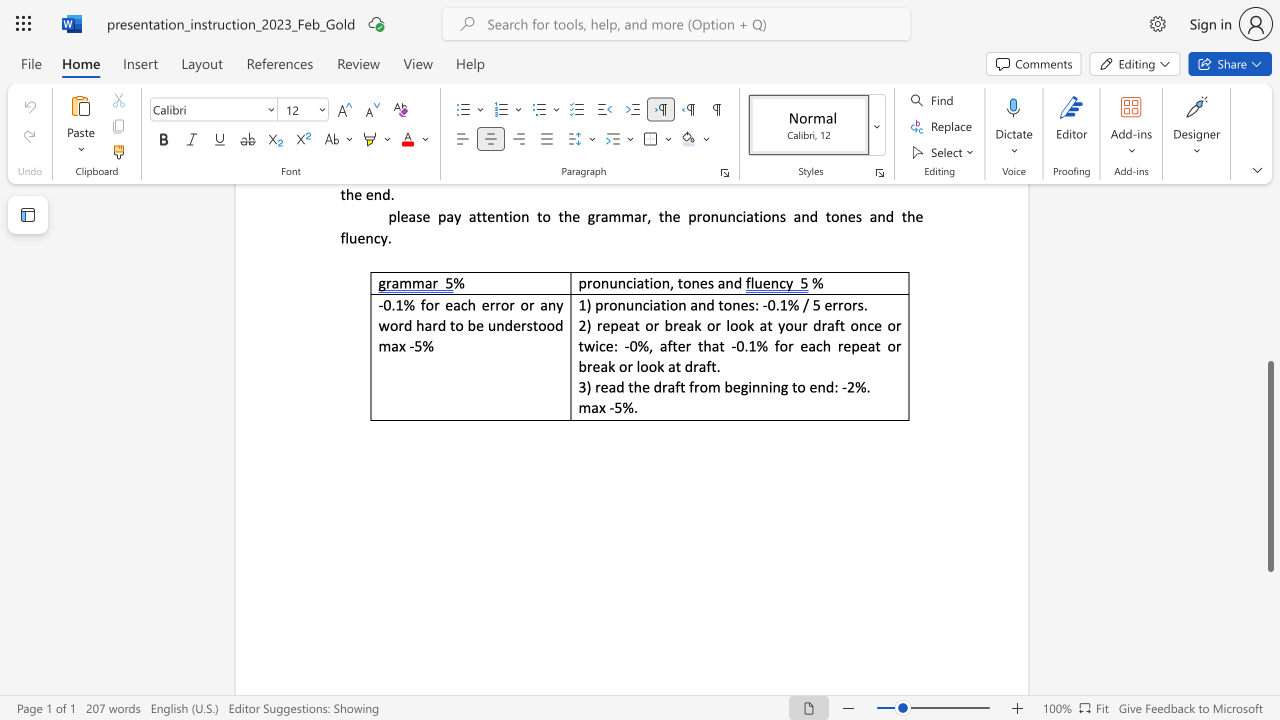 The width and height of the screenshot is (1280, 720). Describe the element at coordinates (1269, 466) in the screenshot. I see `the scrollbar and move down 90 pixels` at that location.